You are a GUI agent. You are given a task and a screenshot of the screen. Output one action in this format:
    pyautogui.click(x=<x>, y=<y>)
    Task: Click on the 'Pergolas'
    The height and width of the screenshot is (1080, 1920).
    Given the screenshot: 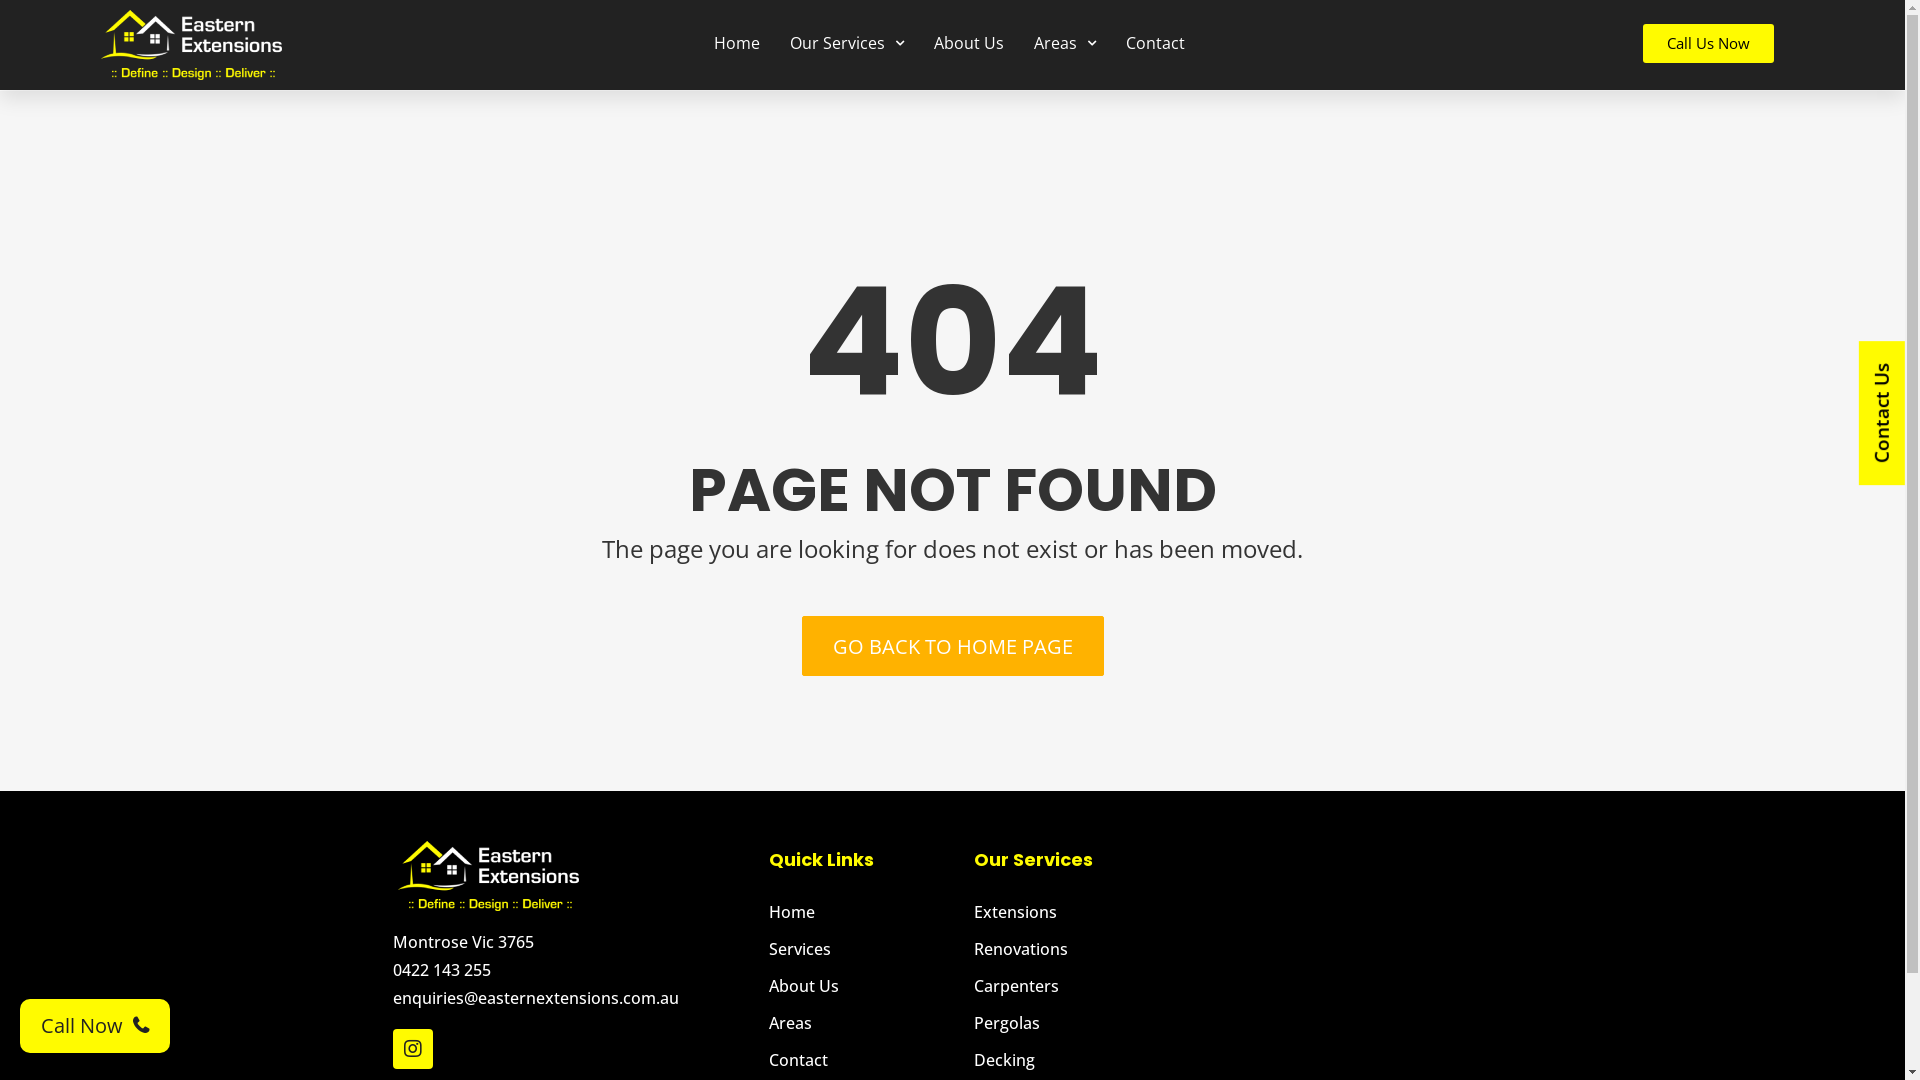 What is the action you would take?
    pyautogui.click(x=1071, y=1022)
    